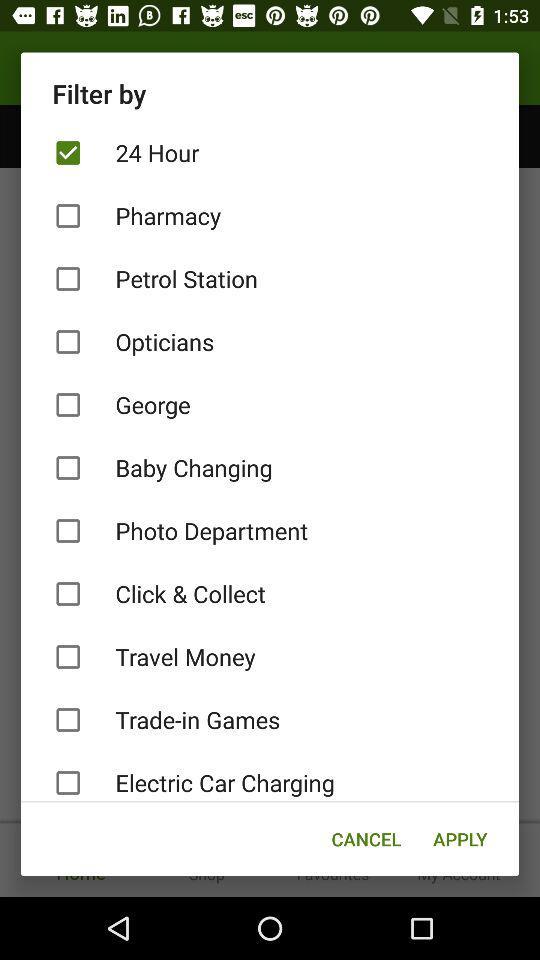 This screenshot has height=960, width=540. What do you see at coordinates (270, 468) in the screenshot?
I see `the item below the george item` at bounding box center [270, 468].